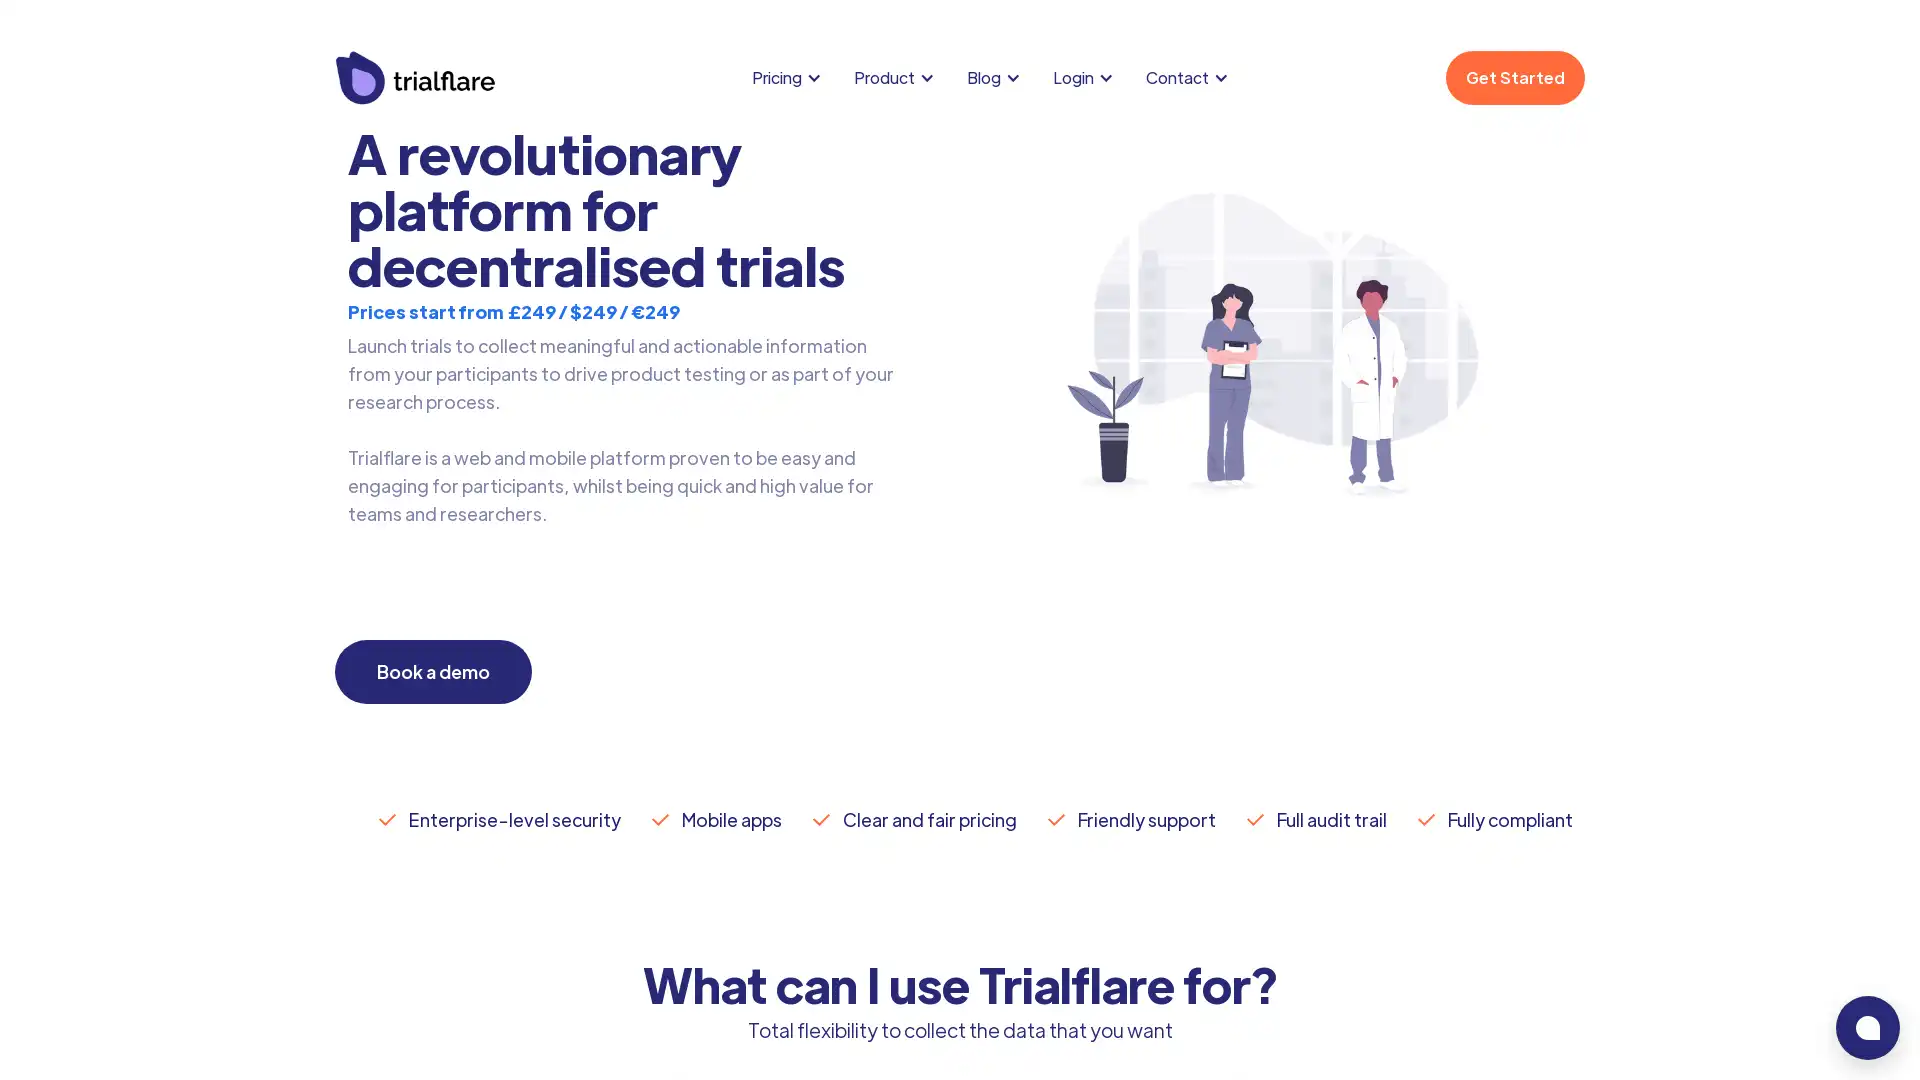 This screenshot has height=1080, width=1920. What do you see at coordinates (1866, 1028) in the screenshot?
I see `bubble-icon` at bounding box center [1866, 1028].